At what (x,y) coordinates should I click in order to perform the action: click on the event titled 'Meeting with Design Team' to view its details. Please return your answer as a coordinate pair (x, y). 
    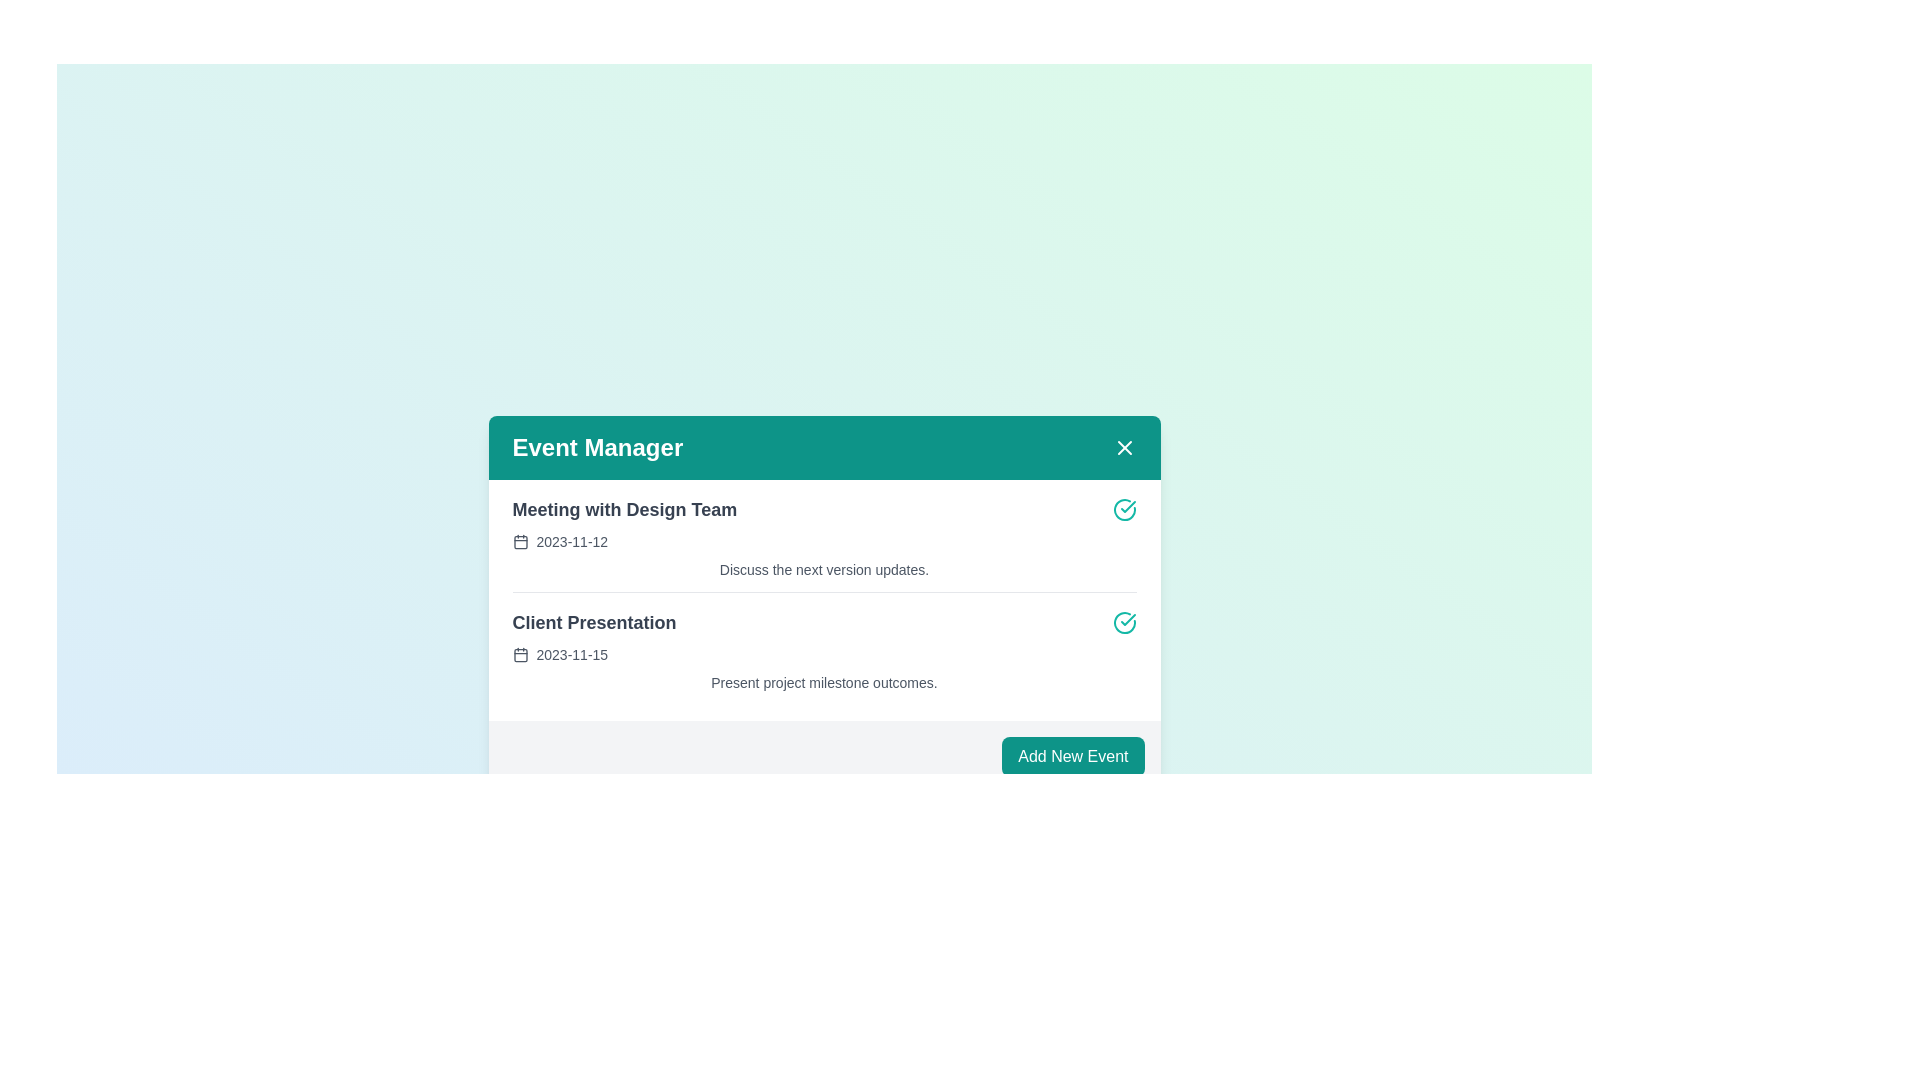
    Looking at the image, I should click on (623, 508).